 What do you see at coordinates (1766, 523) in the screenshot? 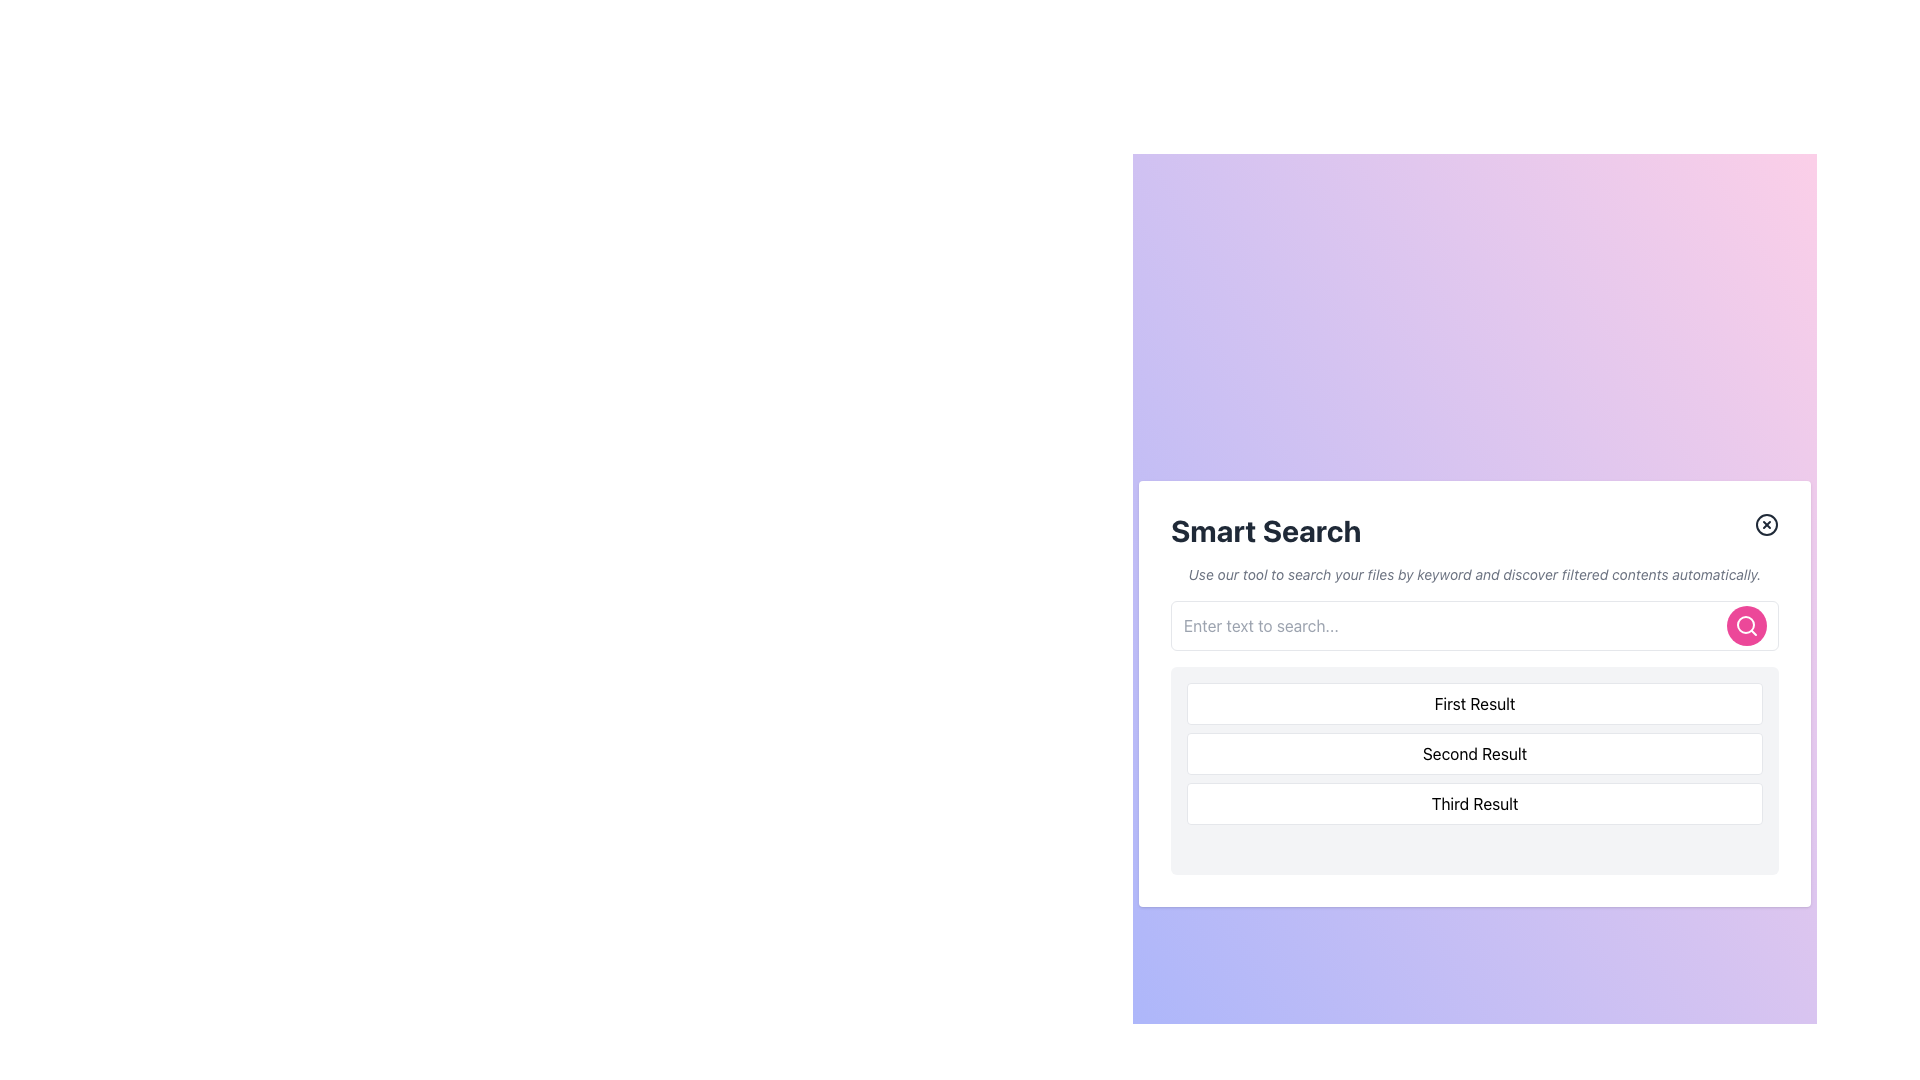
I see `the close button icon, represented by a circle with a cross inside it, located to the right of the 'Smart Search' title text` at bounding box center [1766, 523].